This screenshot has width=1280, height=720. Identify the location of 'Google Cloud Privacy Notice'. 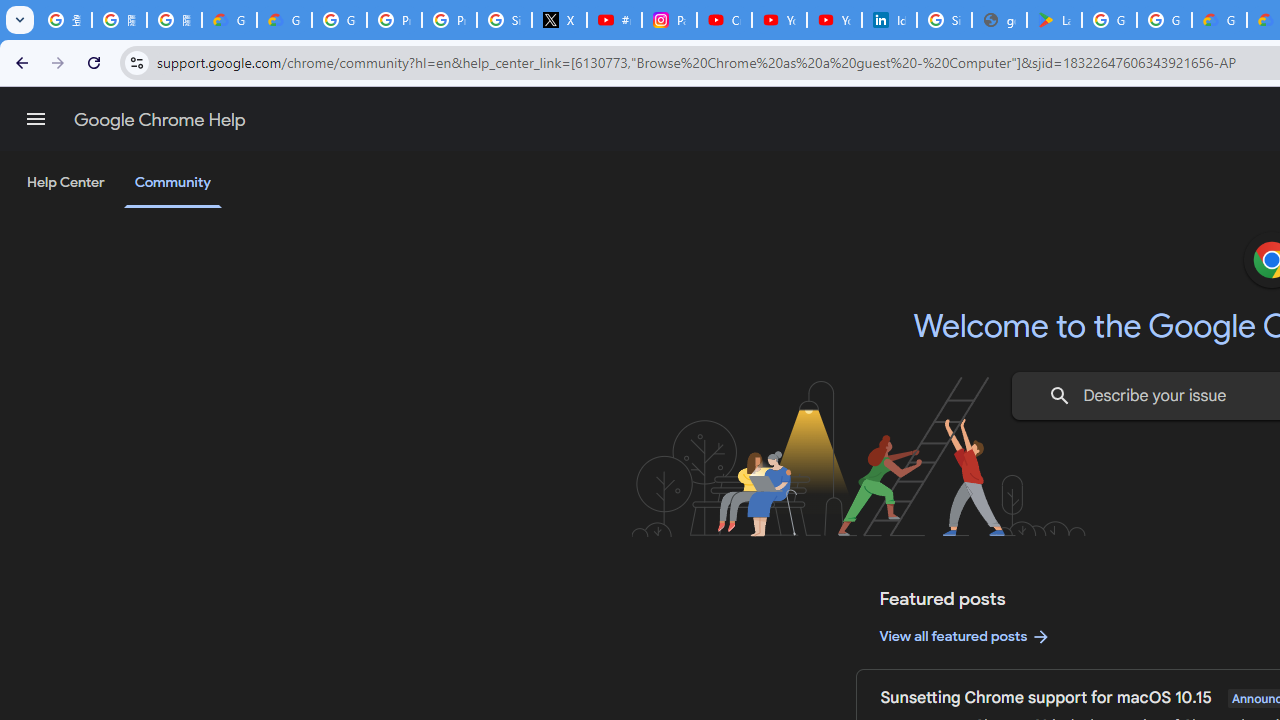
(283, 20).